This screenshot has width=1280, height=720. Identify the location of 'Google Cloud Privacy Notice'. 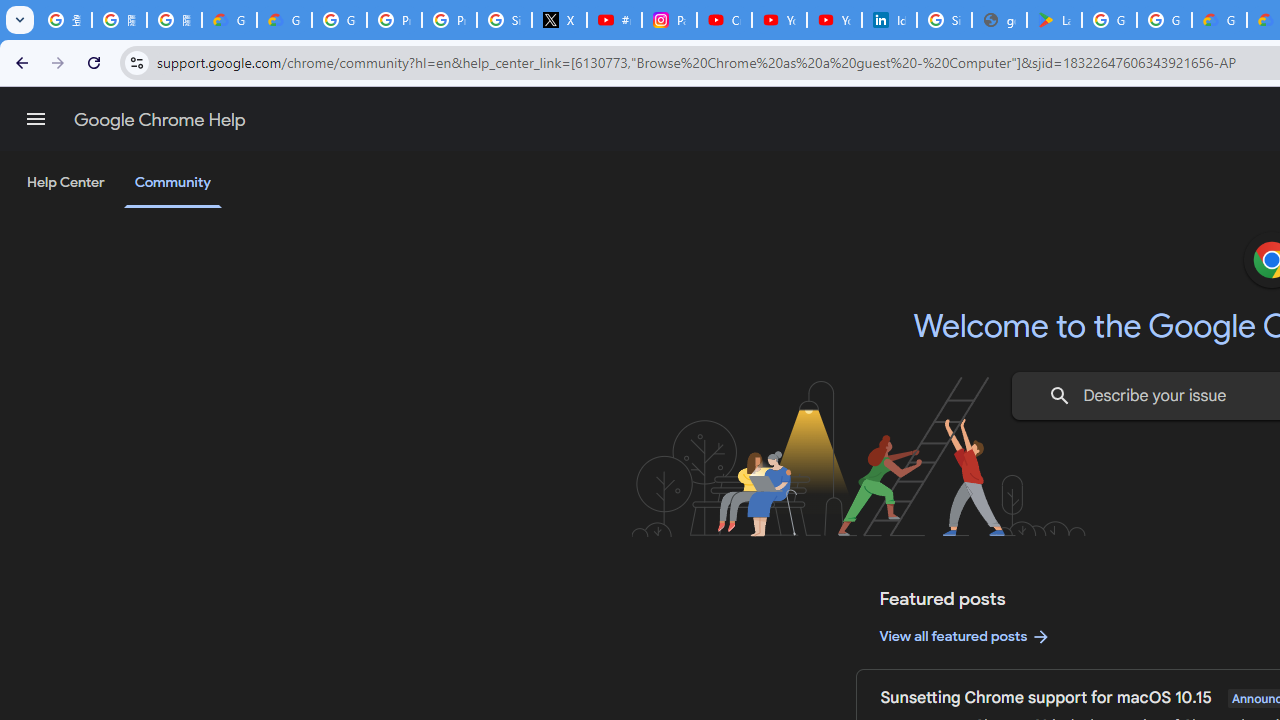
(283, 20).